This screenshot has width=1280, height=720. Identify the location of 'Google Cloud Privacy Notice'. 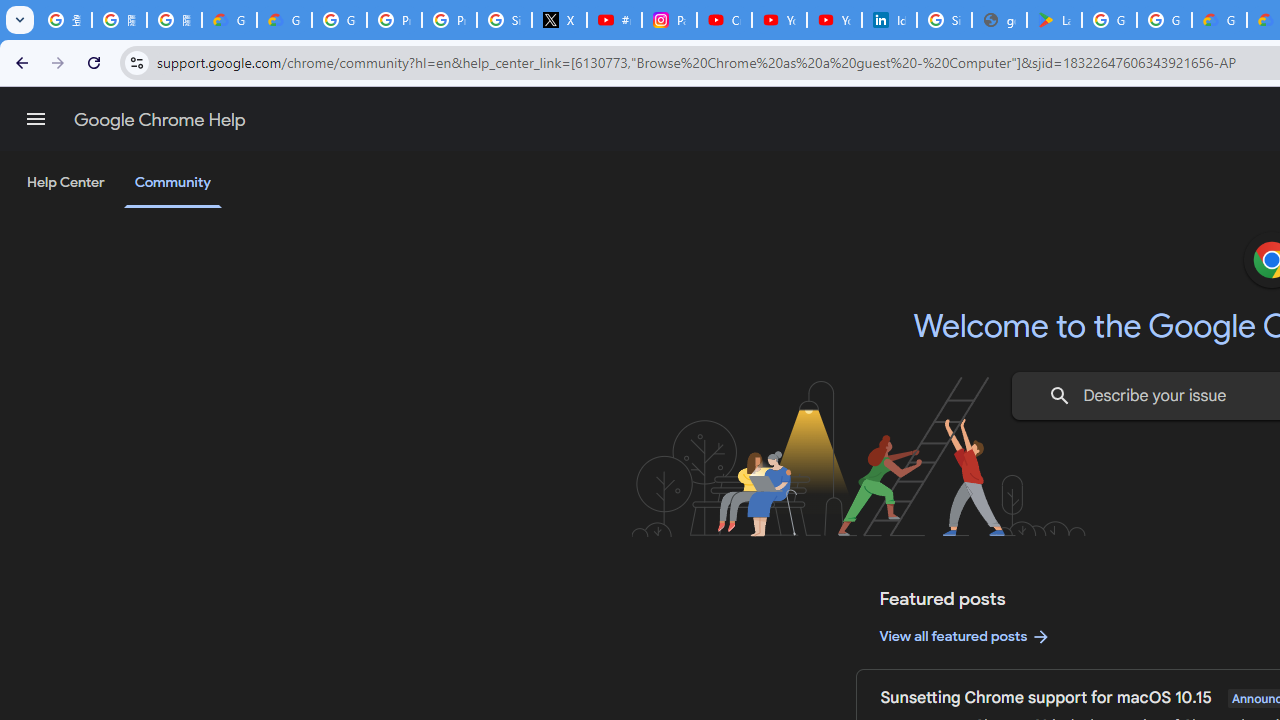
(283, 20).